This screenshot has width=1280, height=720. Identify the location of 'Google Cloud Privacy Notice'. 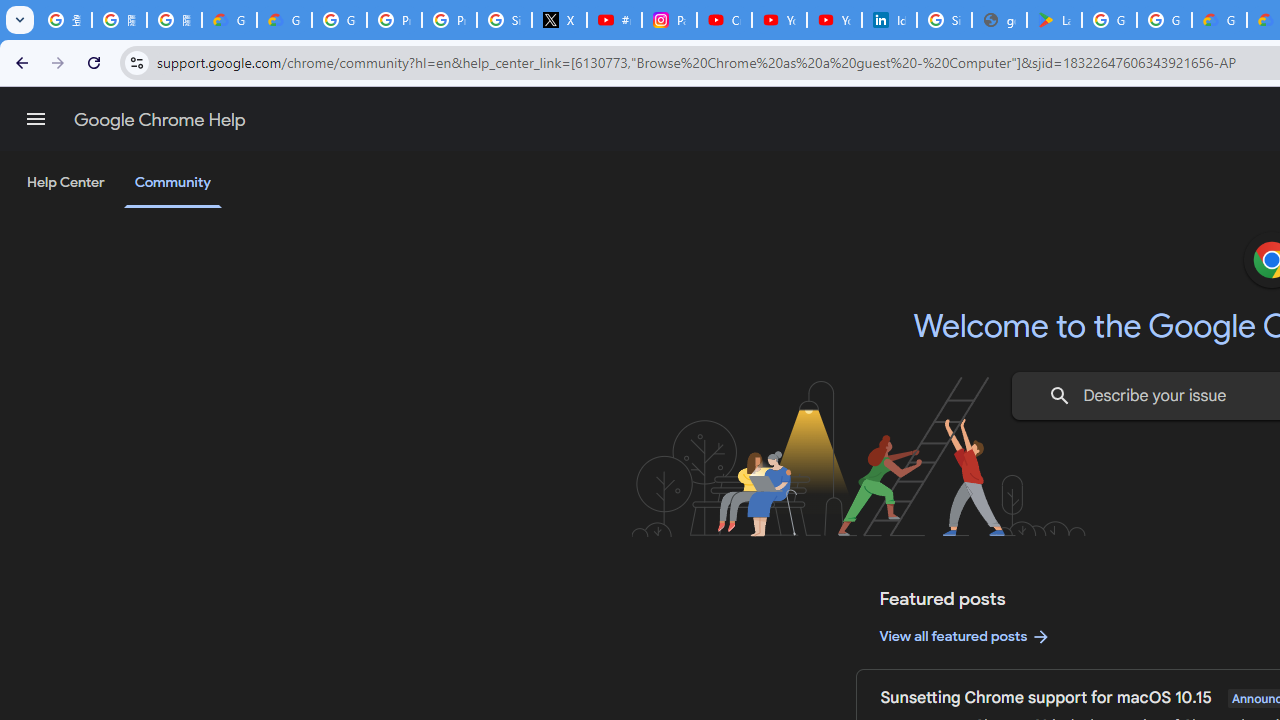
(283, 20).